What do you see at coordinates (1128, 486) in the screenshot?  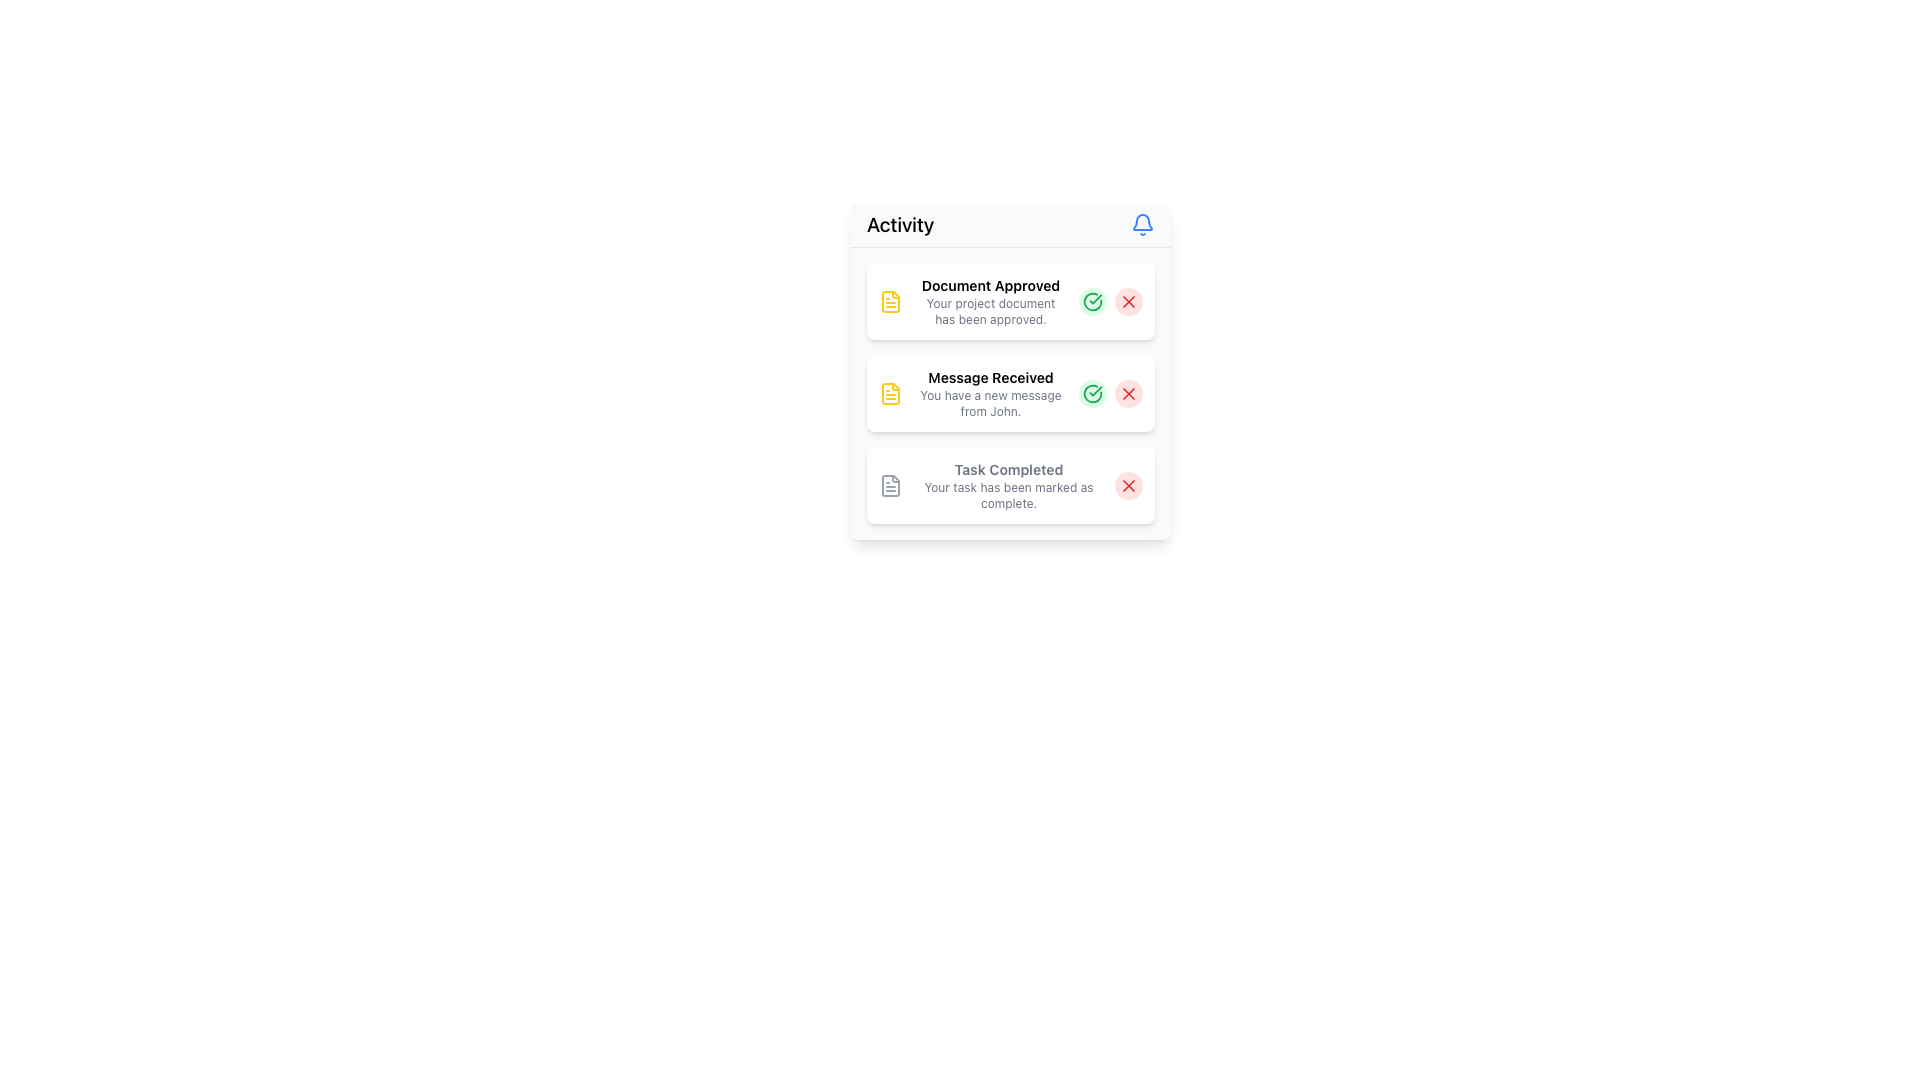 I see `the red circular button with an 'X' icon located in the bottom-right corner of the notification card that displays 'Task Completed'` at bounding box center [1128, 486].